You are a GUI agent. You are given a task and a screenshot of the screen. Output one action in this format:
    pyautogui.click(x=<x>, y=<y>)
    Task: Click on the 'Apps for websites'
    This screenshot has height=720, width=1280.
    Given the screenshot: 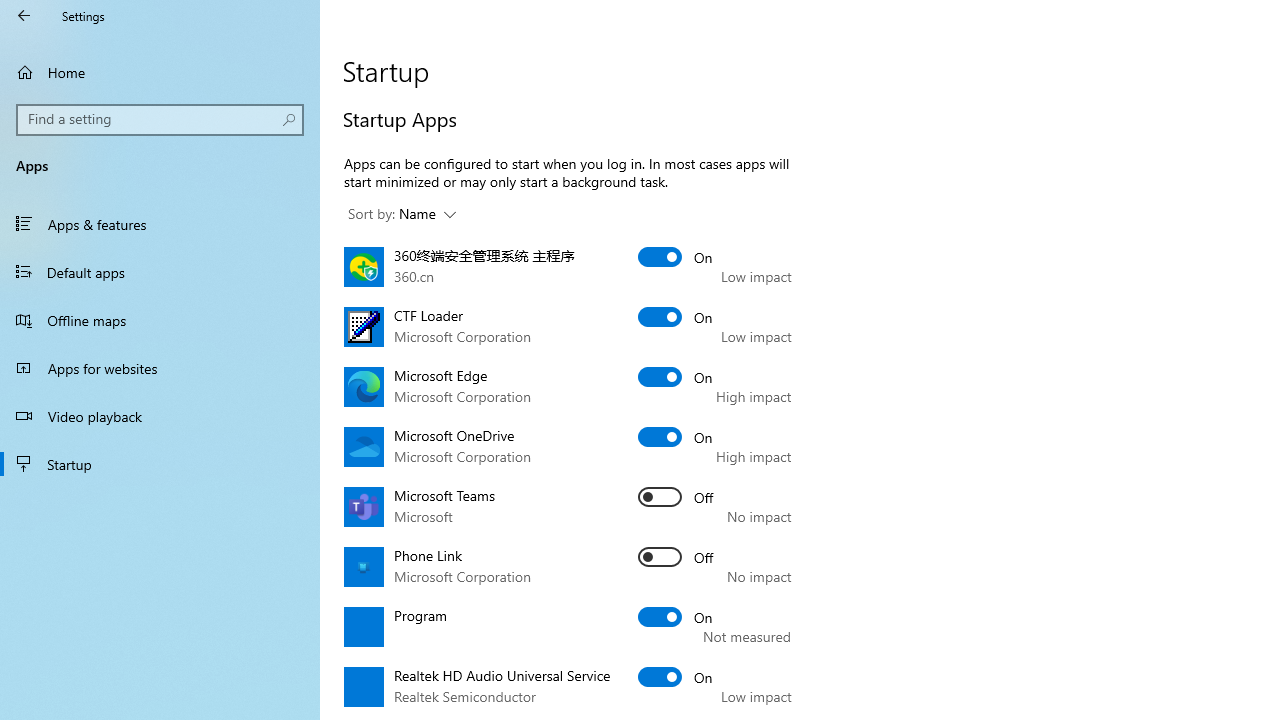 What is the action you would take?
    pyautogui.click(x=160, y=367)
    